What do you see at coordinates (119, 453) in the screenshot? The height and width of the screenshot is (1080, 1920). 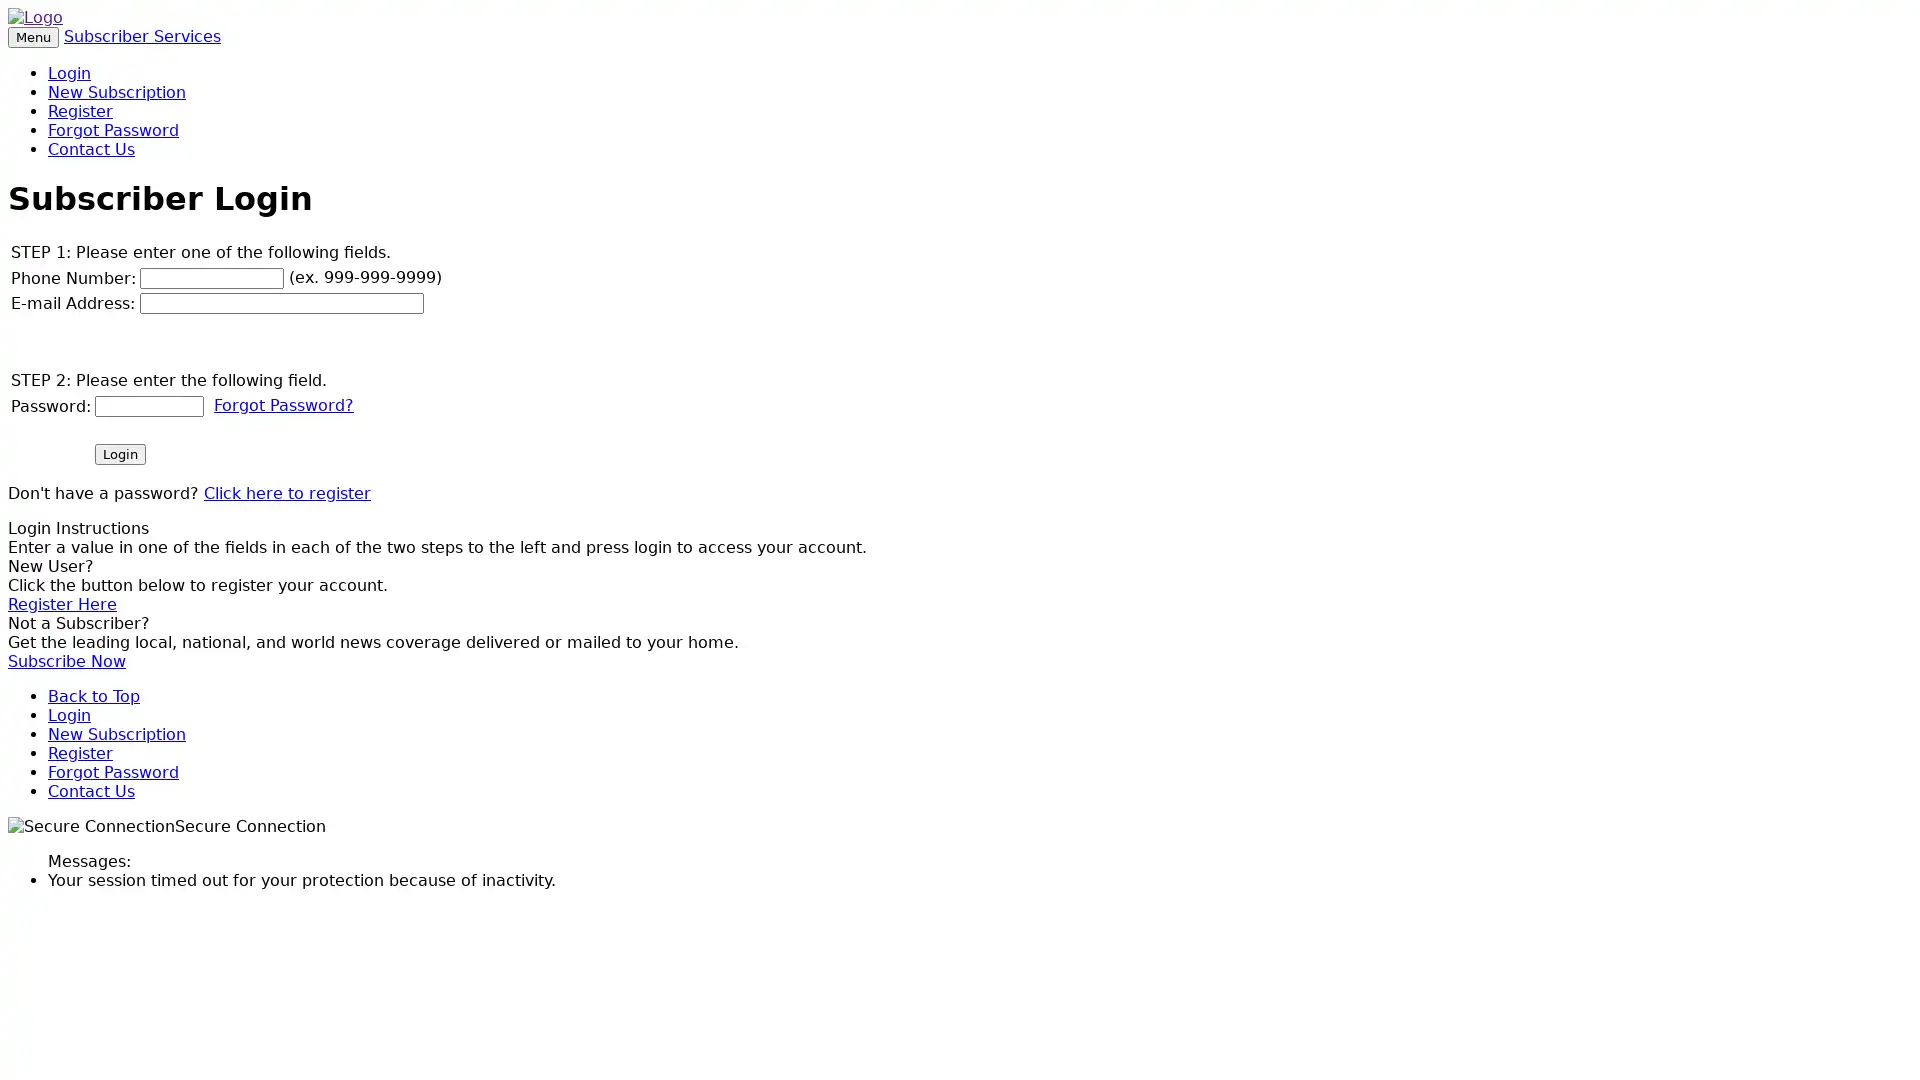 I see `Login` at bounding box center [119, 453].